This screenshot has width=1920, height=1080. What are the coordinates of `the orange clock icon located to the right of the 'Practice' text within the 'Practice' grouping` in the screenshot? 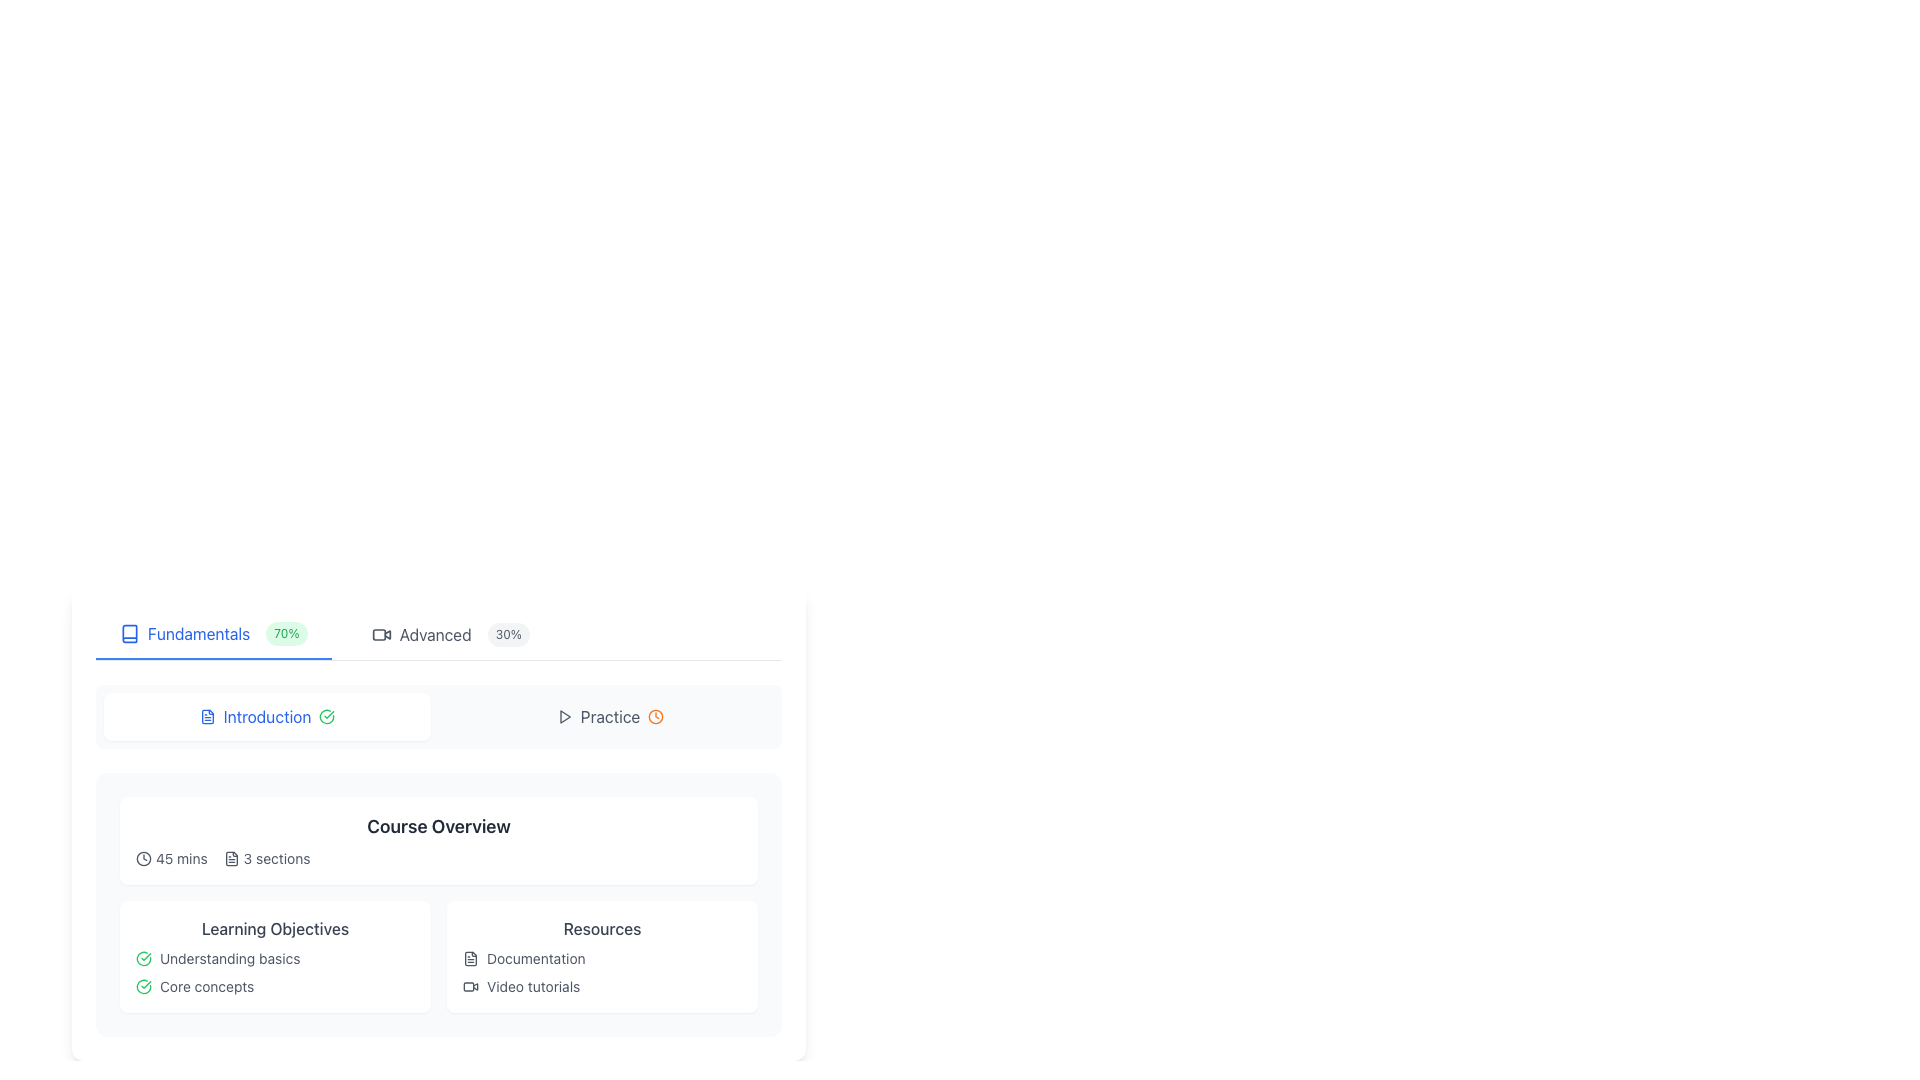 It's located at (656, 716).